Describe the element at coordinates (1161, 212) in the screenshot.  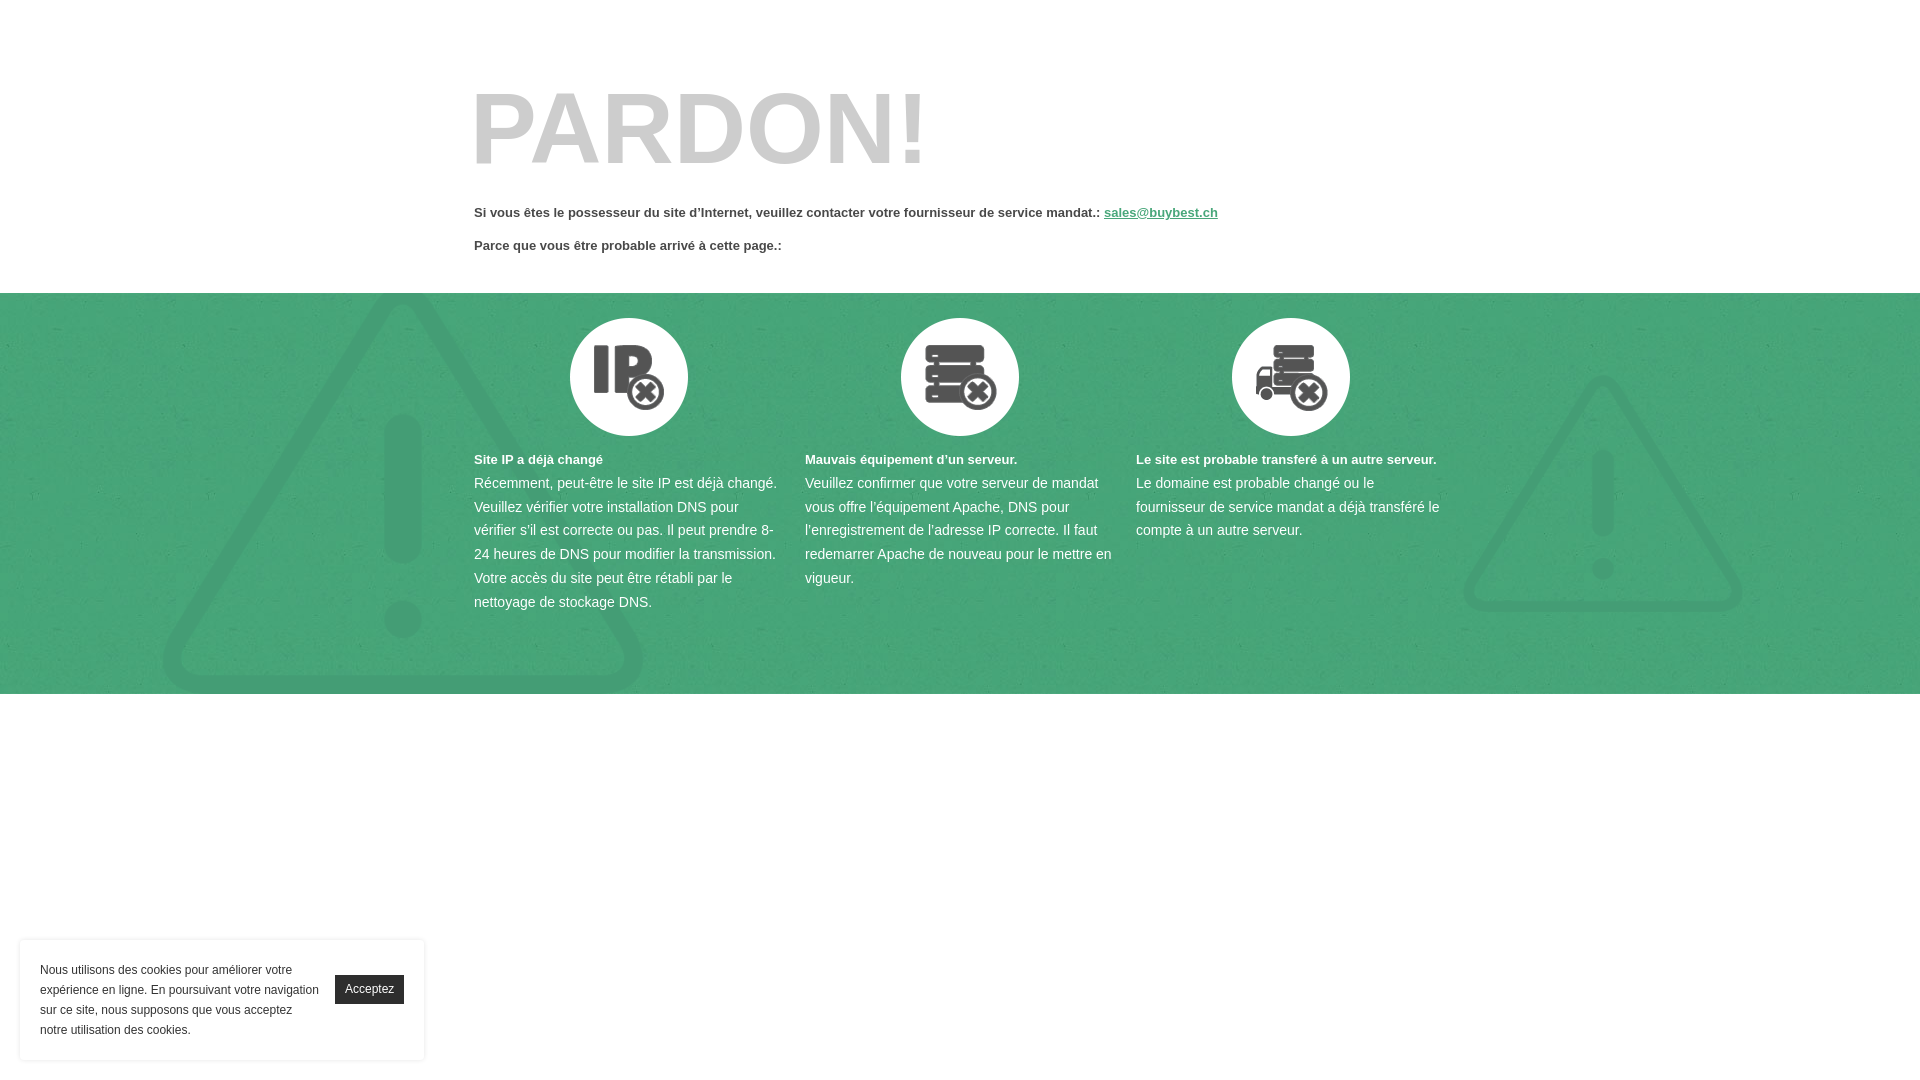
I see `'sales@buybest.ch'` at that location.